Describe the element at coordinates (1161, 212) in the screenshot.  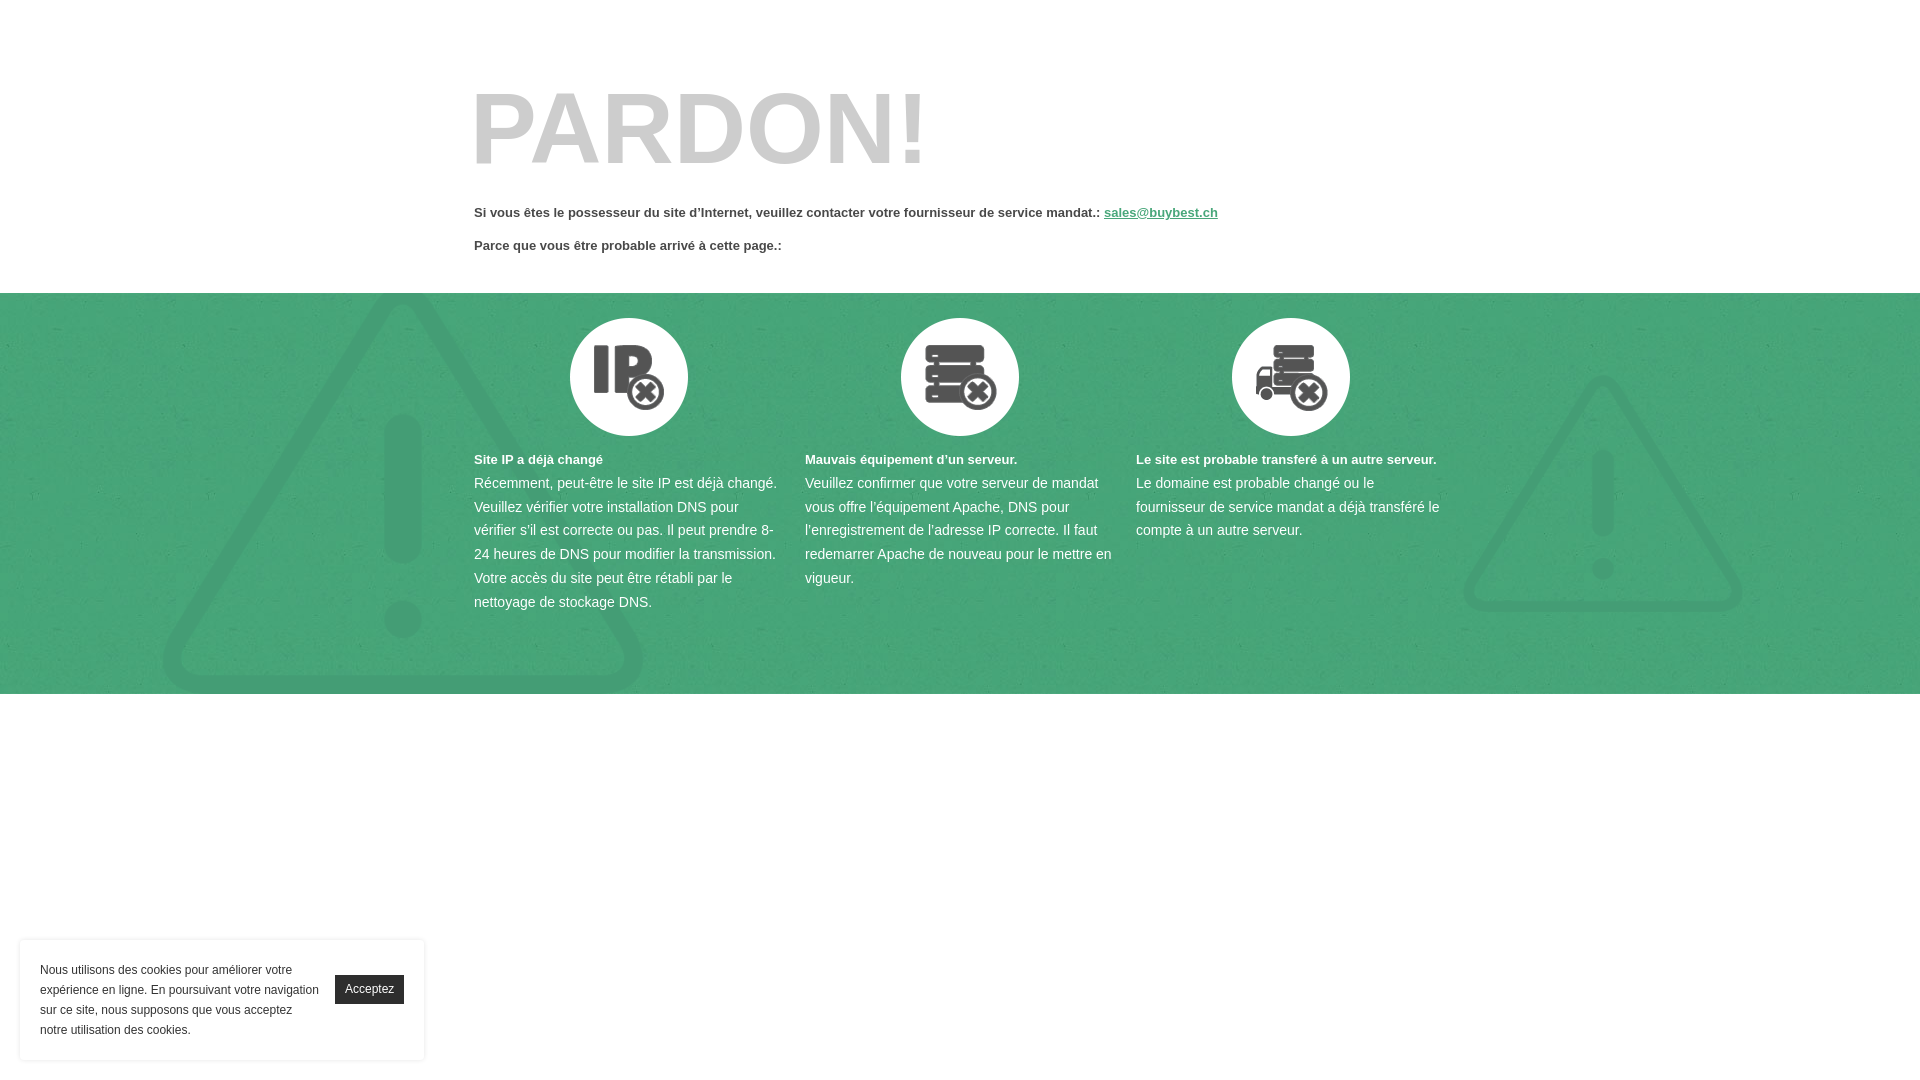
I see `'sales@buybest.ch'` at that location.